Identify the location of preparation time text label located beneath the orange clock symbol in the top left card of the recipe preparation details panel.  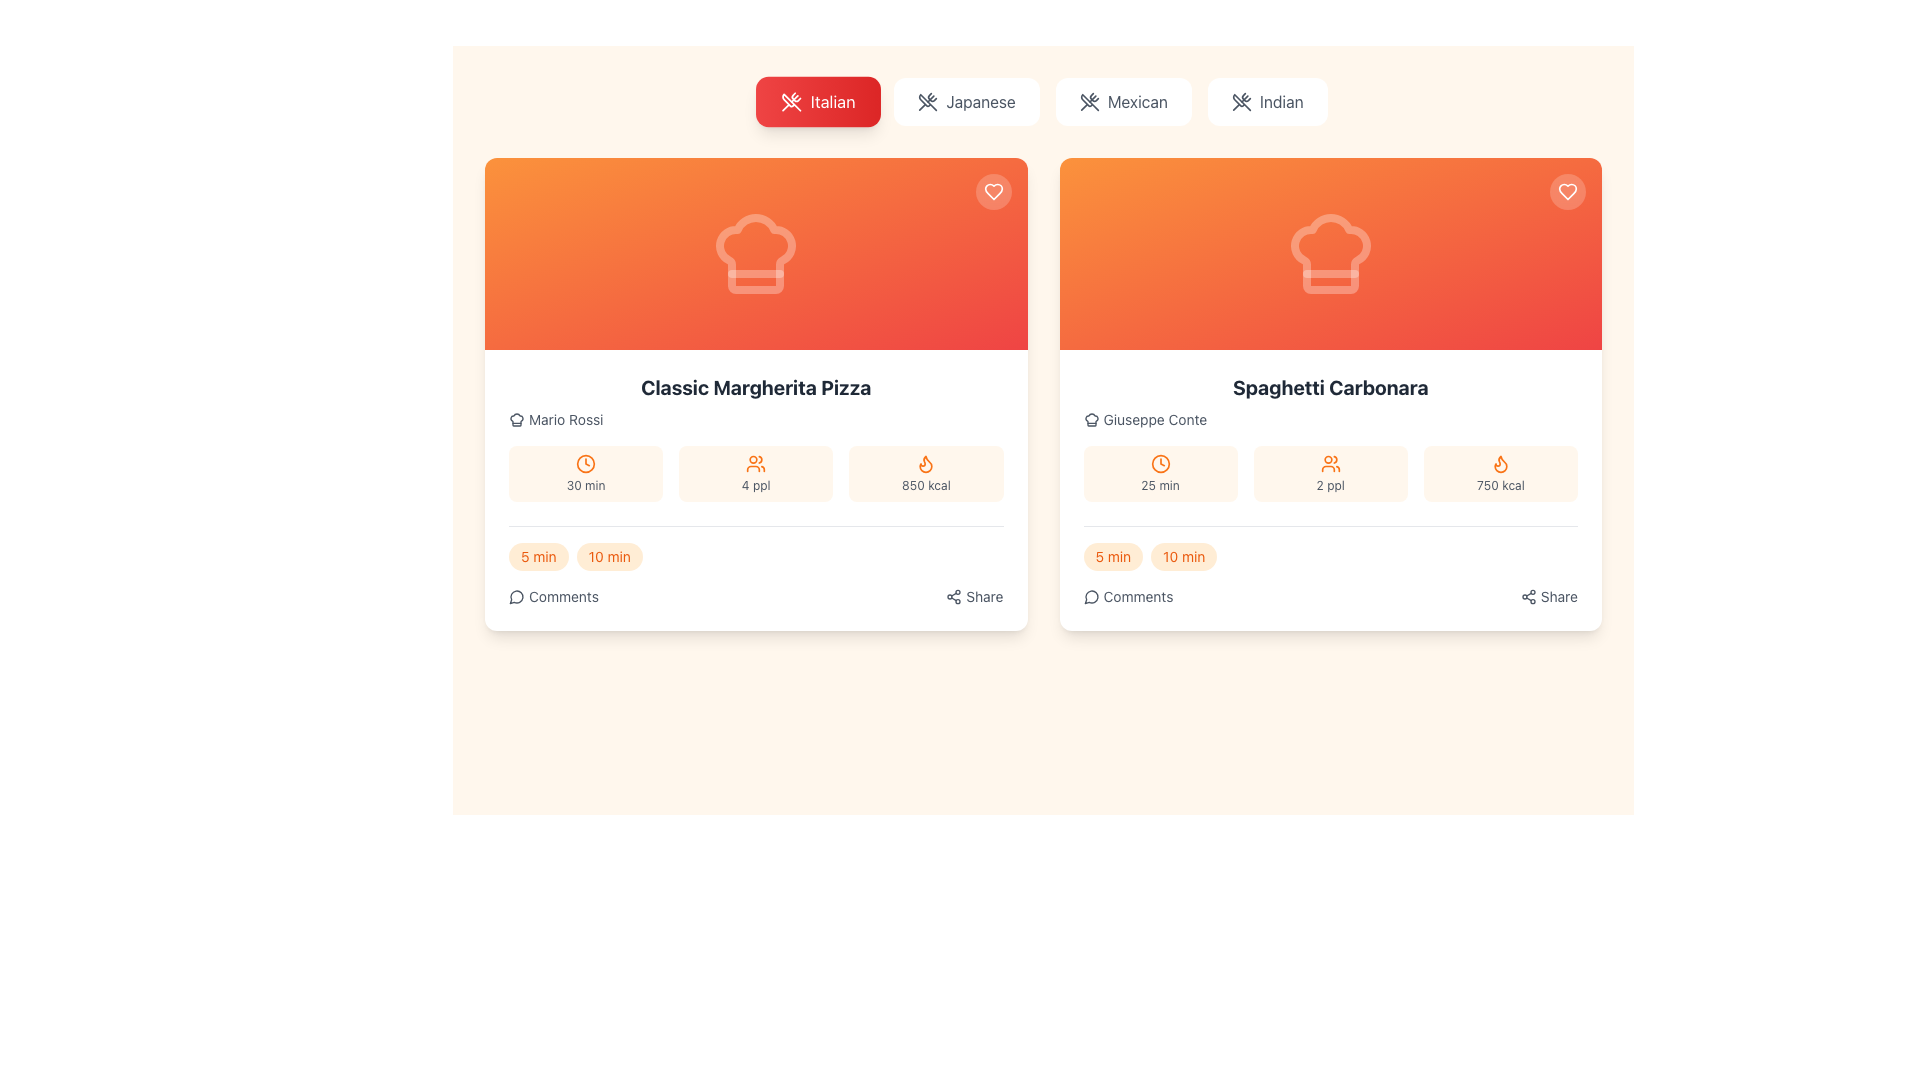
(585, 486).